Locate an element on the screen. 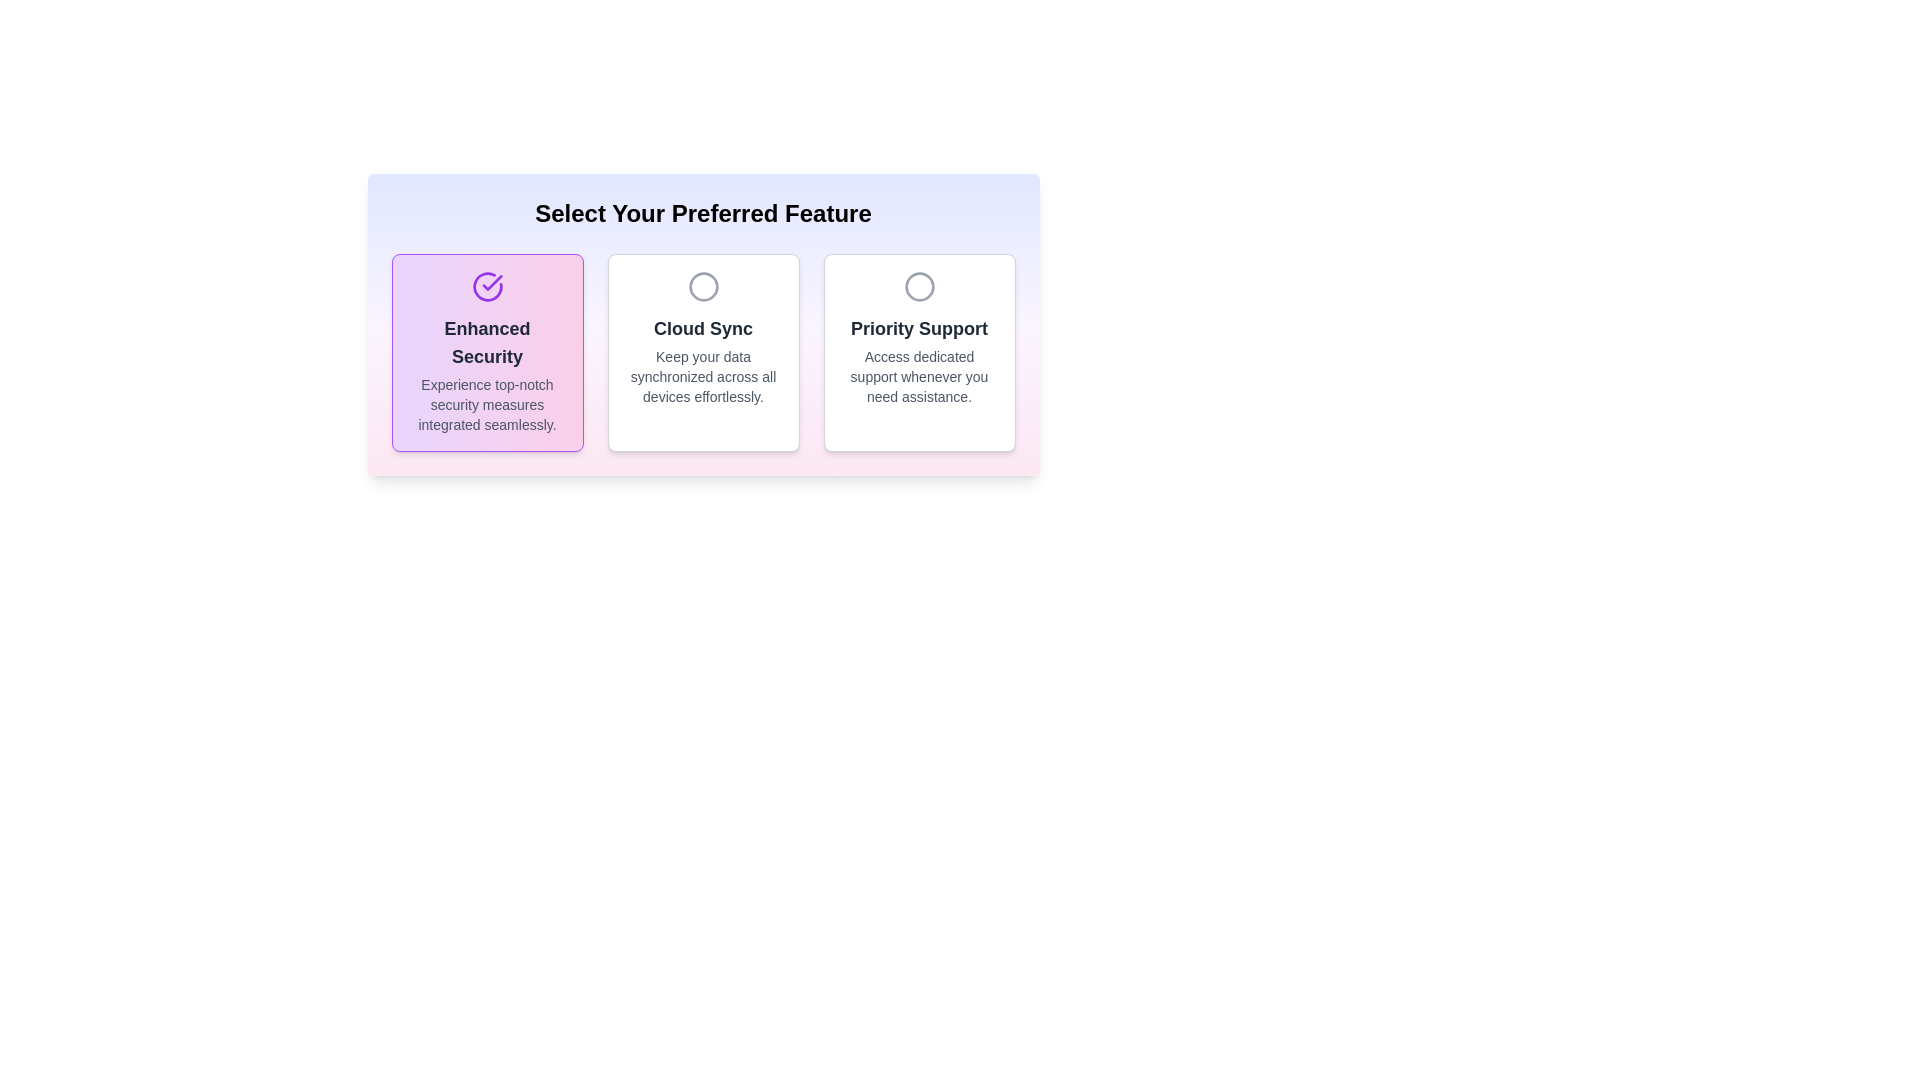 Image resolution: width=1920 pixels, height=1080 pixels. text on the Informational Card that provides details about the 'Cloud Sync' feature, which is the second card in a set of three horizontally aligned cards is located at coordinates (703, 352).